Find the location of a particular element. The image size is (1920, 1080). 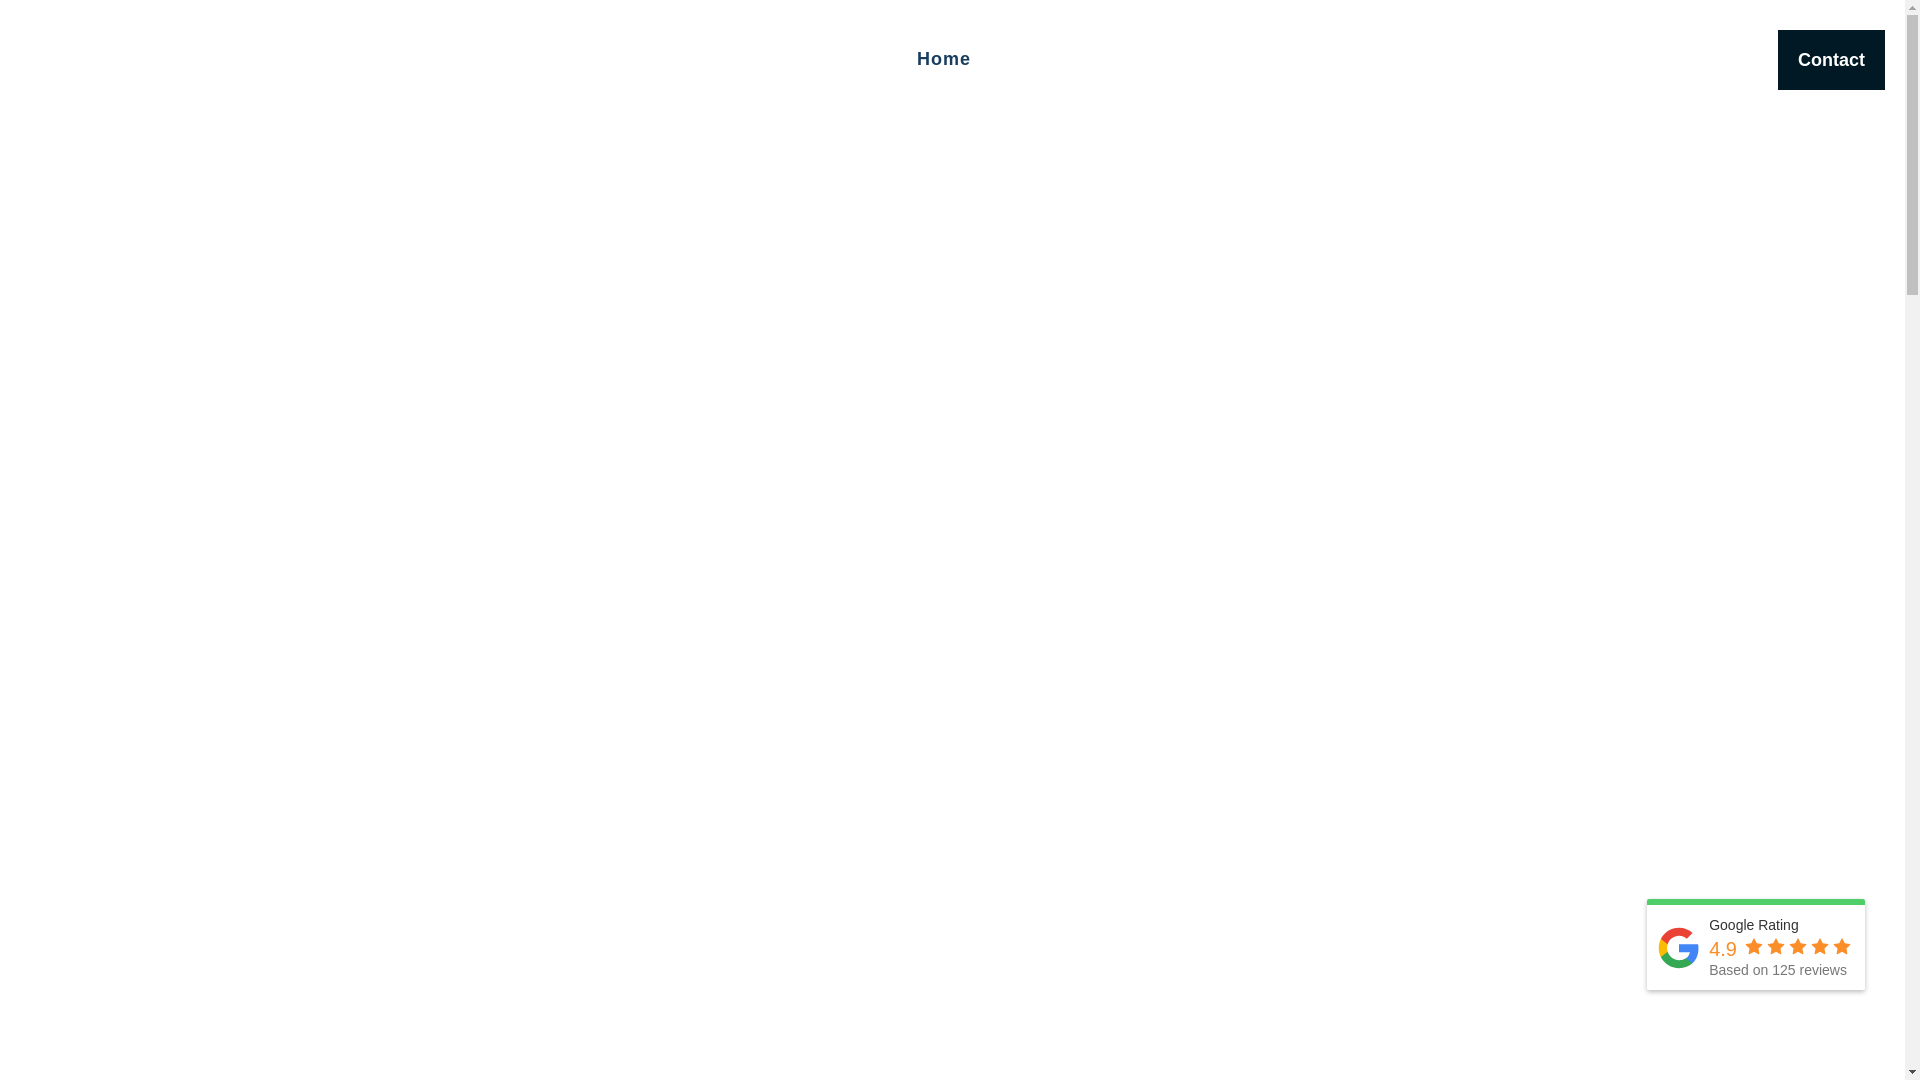

'About Me' is located at coordinates (990, 59).